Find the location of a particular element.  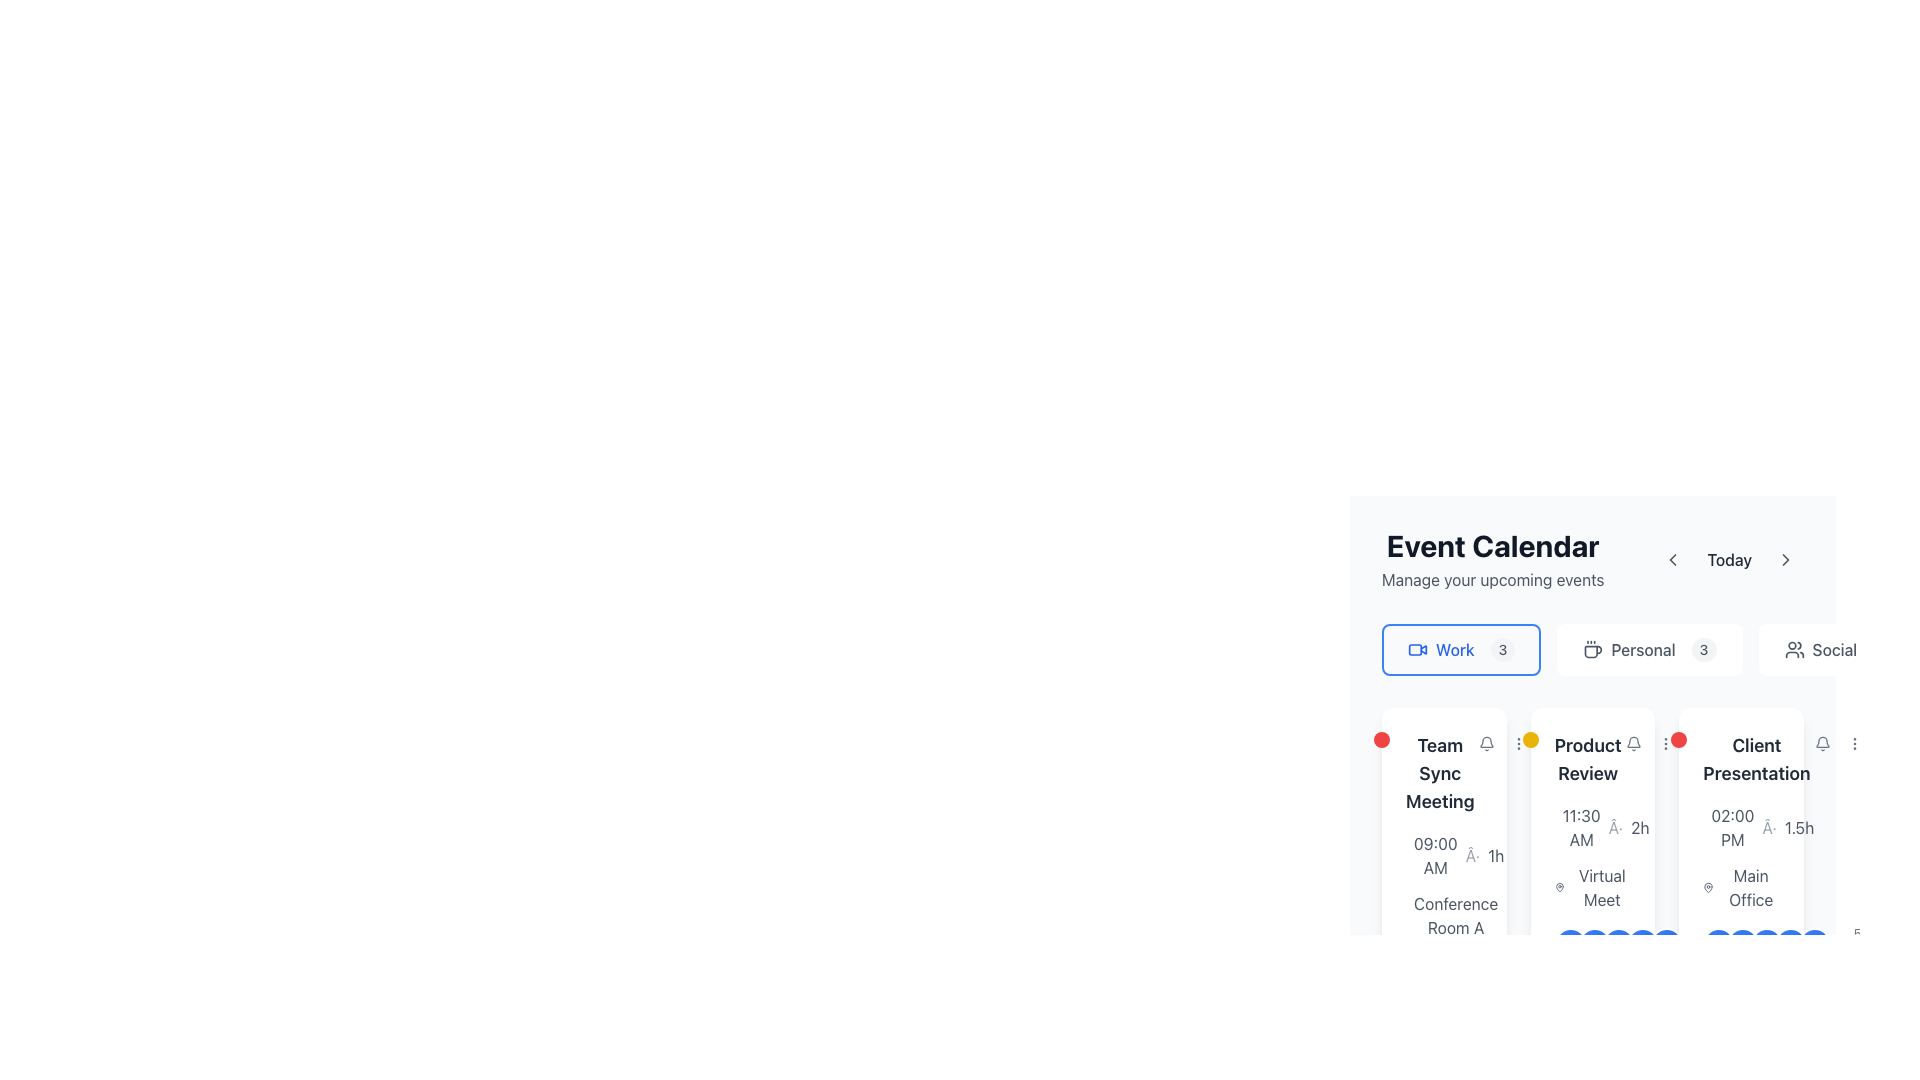

the notification button located in the top-right corner of the 'Client Presentation' card is located at coordinates (1822, 744).